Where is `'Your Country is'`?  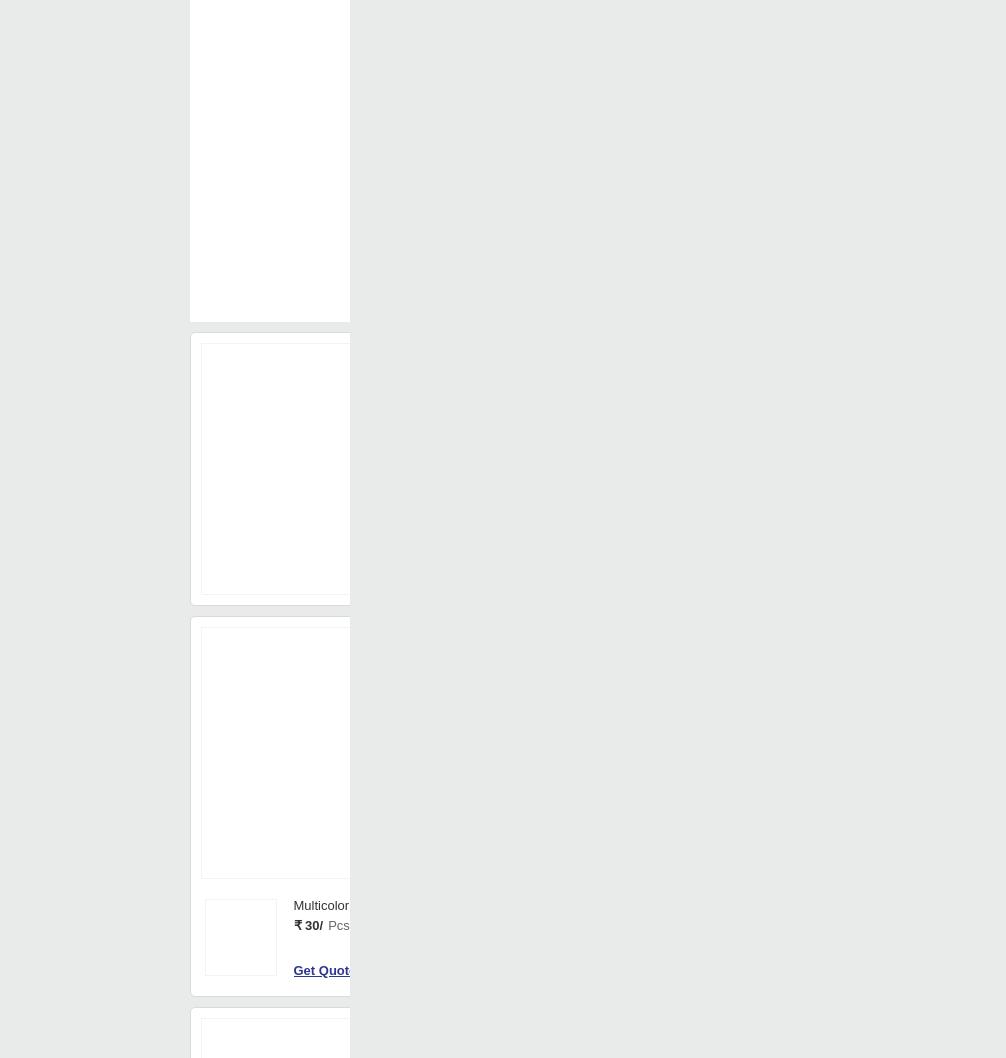 'Your Country is' is located at coordinates (393, 358).